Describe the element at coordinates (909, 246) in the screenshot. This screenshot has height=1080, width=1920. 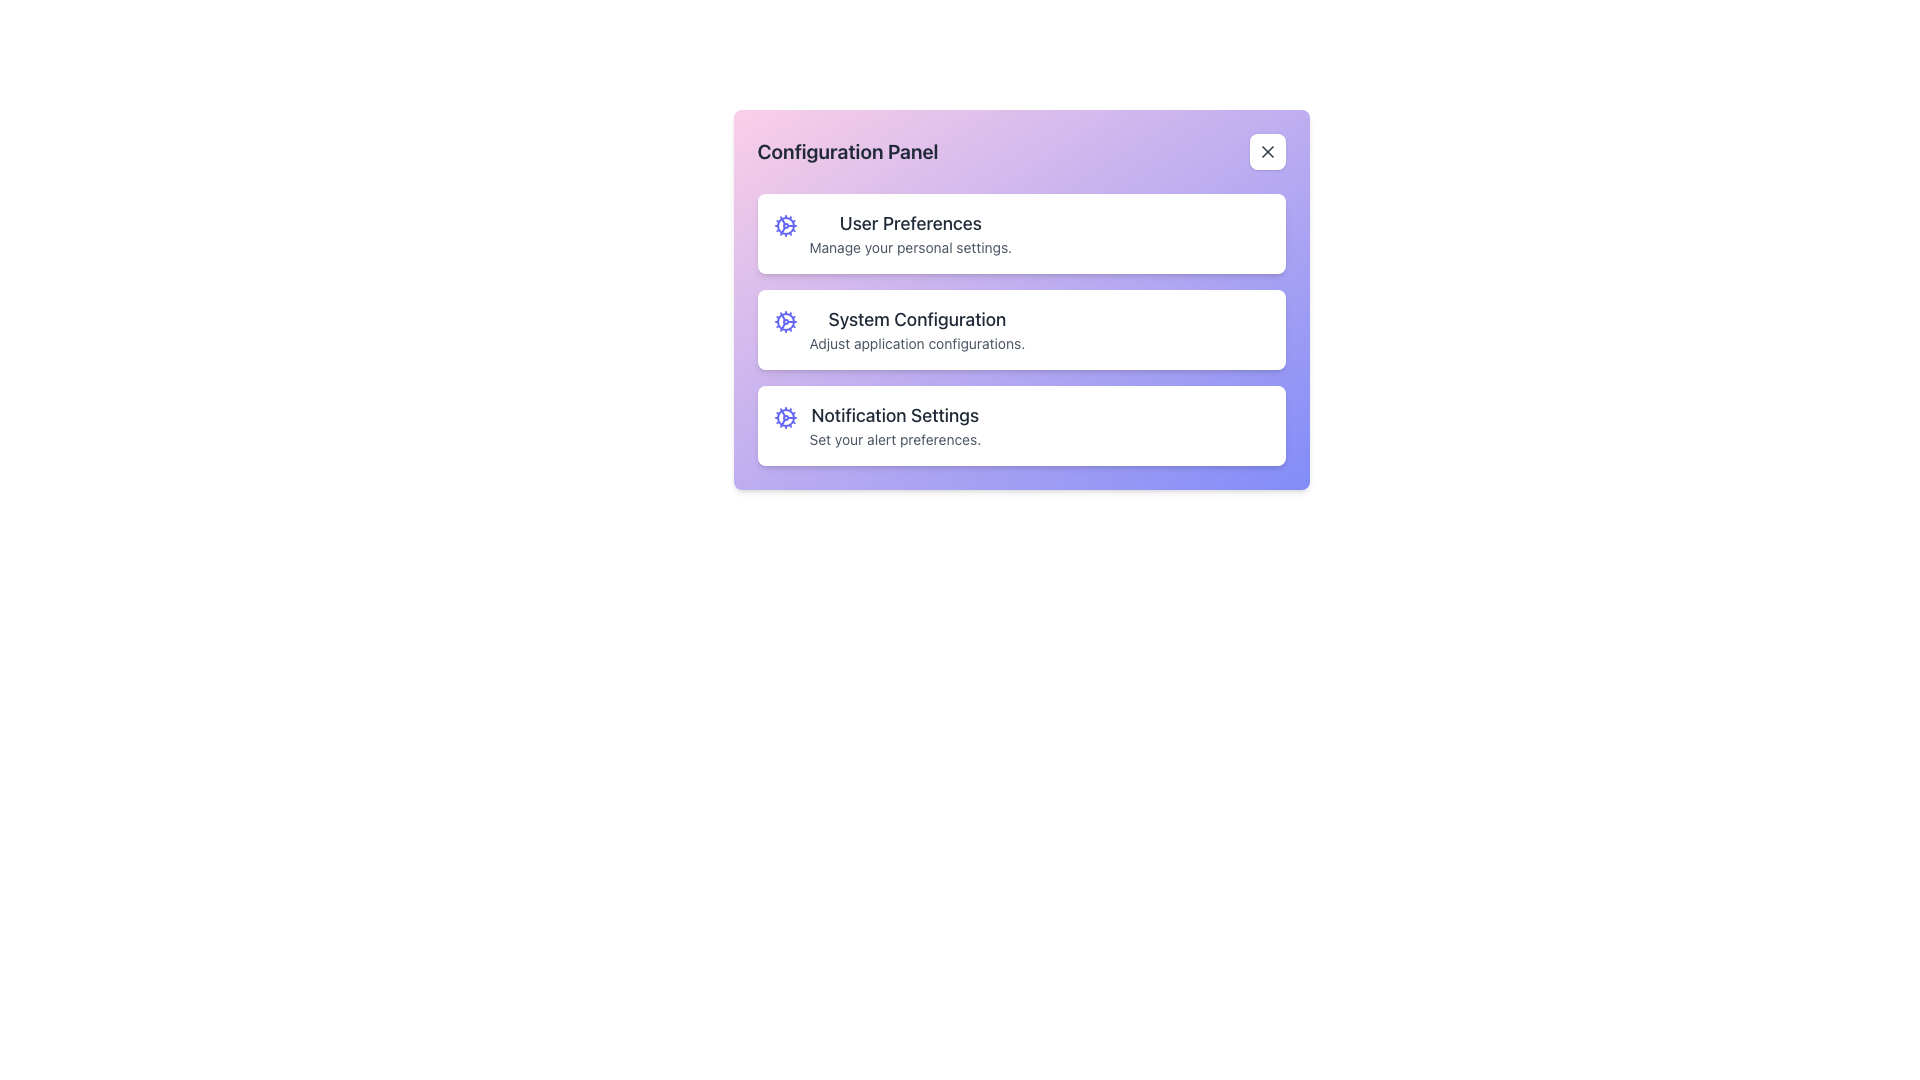
I see `the text label that reads 'Manage your personal settings.' located under the 'User Preferences' header in the configuration panel` at that location.